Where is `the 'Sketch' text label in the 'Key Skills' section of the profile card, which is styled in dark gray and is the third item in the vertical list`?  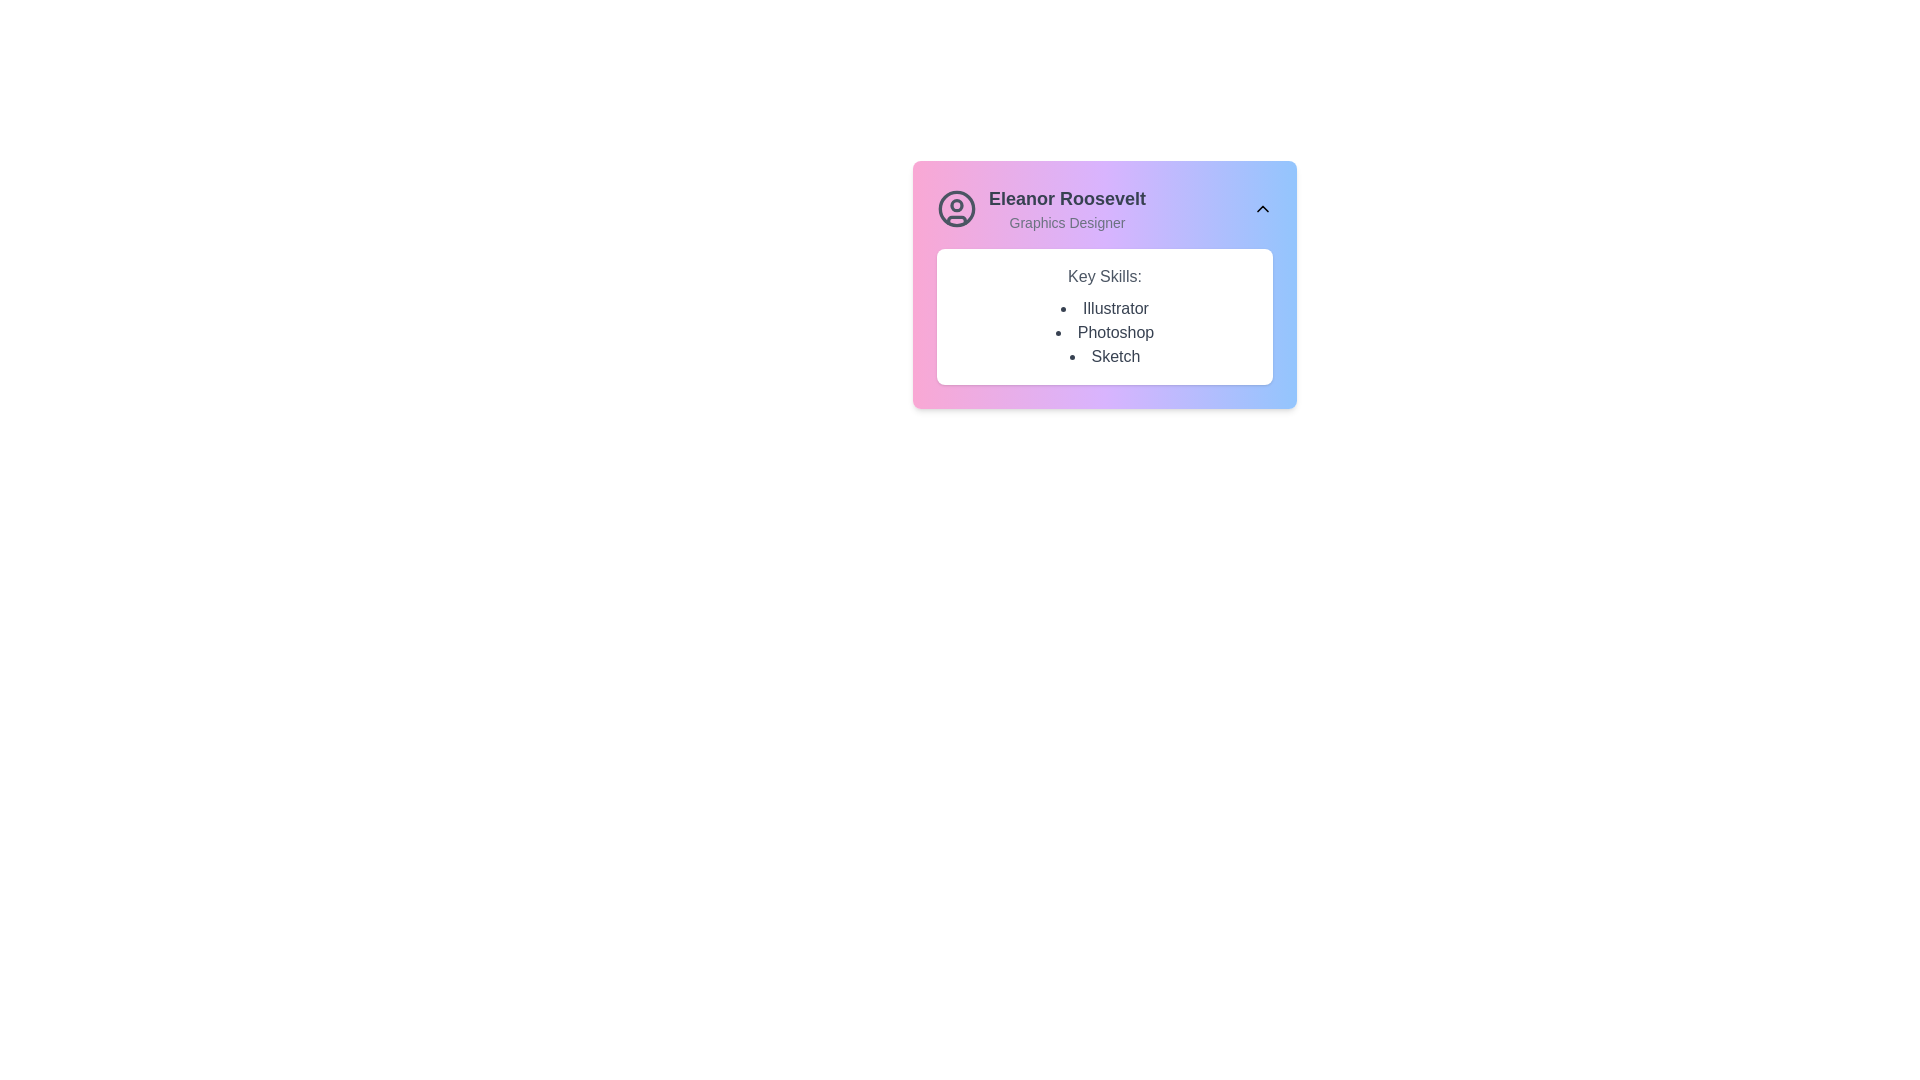 the 'Sketch' text label in the 'Key Skills' section of the profile card, which is styled in dark gray and is the third item in the vertical list is located at coordinates (1103, 356).